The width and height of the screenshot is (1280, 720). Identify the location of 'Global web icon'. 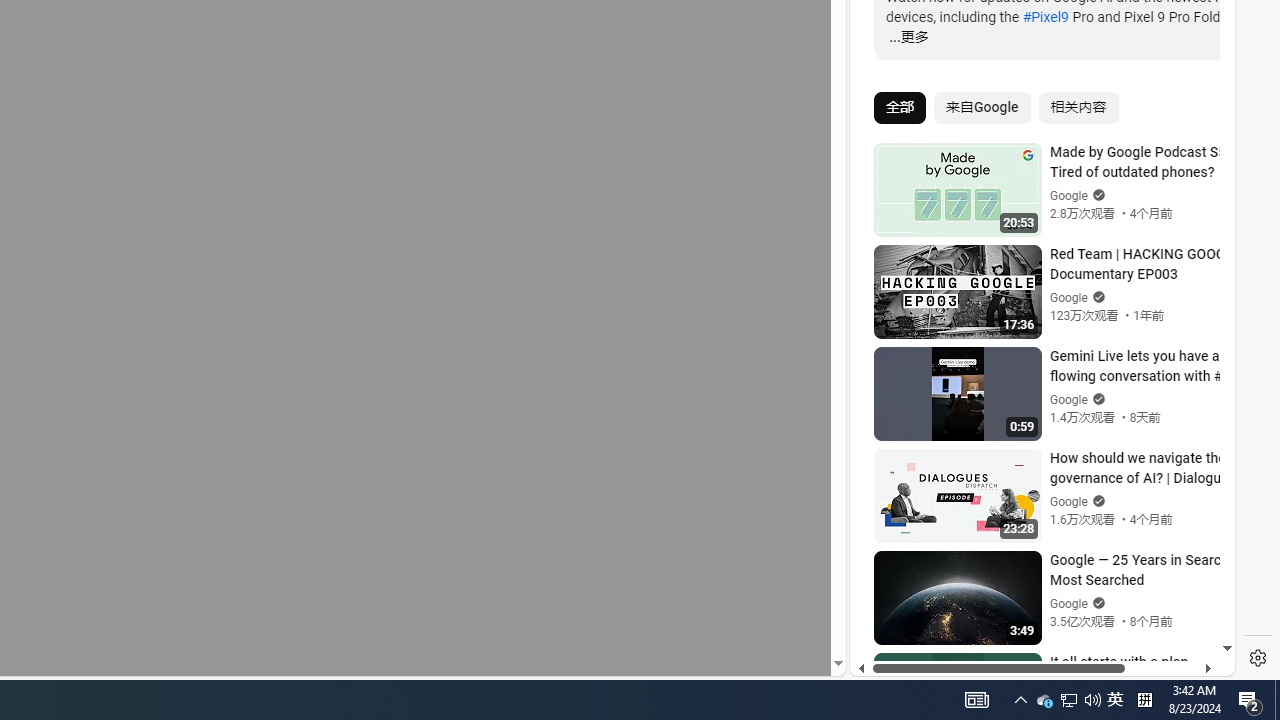
(887, 431).